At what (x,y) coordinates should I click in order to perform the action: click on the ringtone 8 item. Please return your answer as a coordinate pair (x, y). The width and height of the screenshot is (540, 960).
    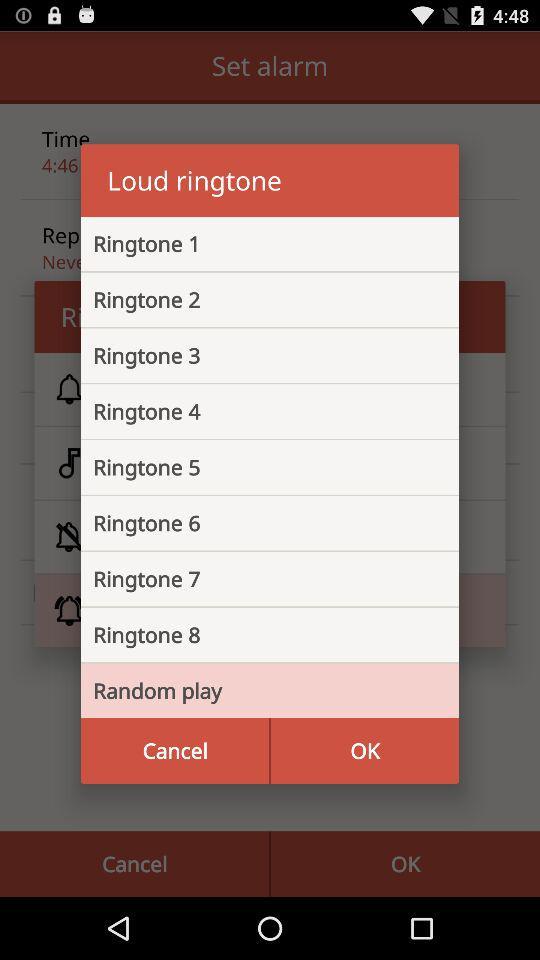
    Looking at the image, I should click on (254, 634).